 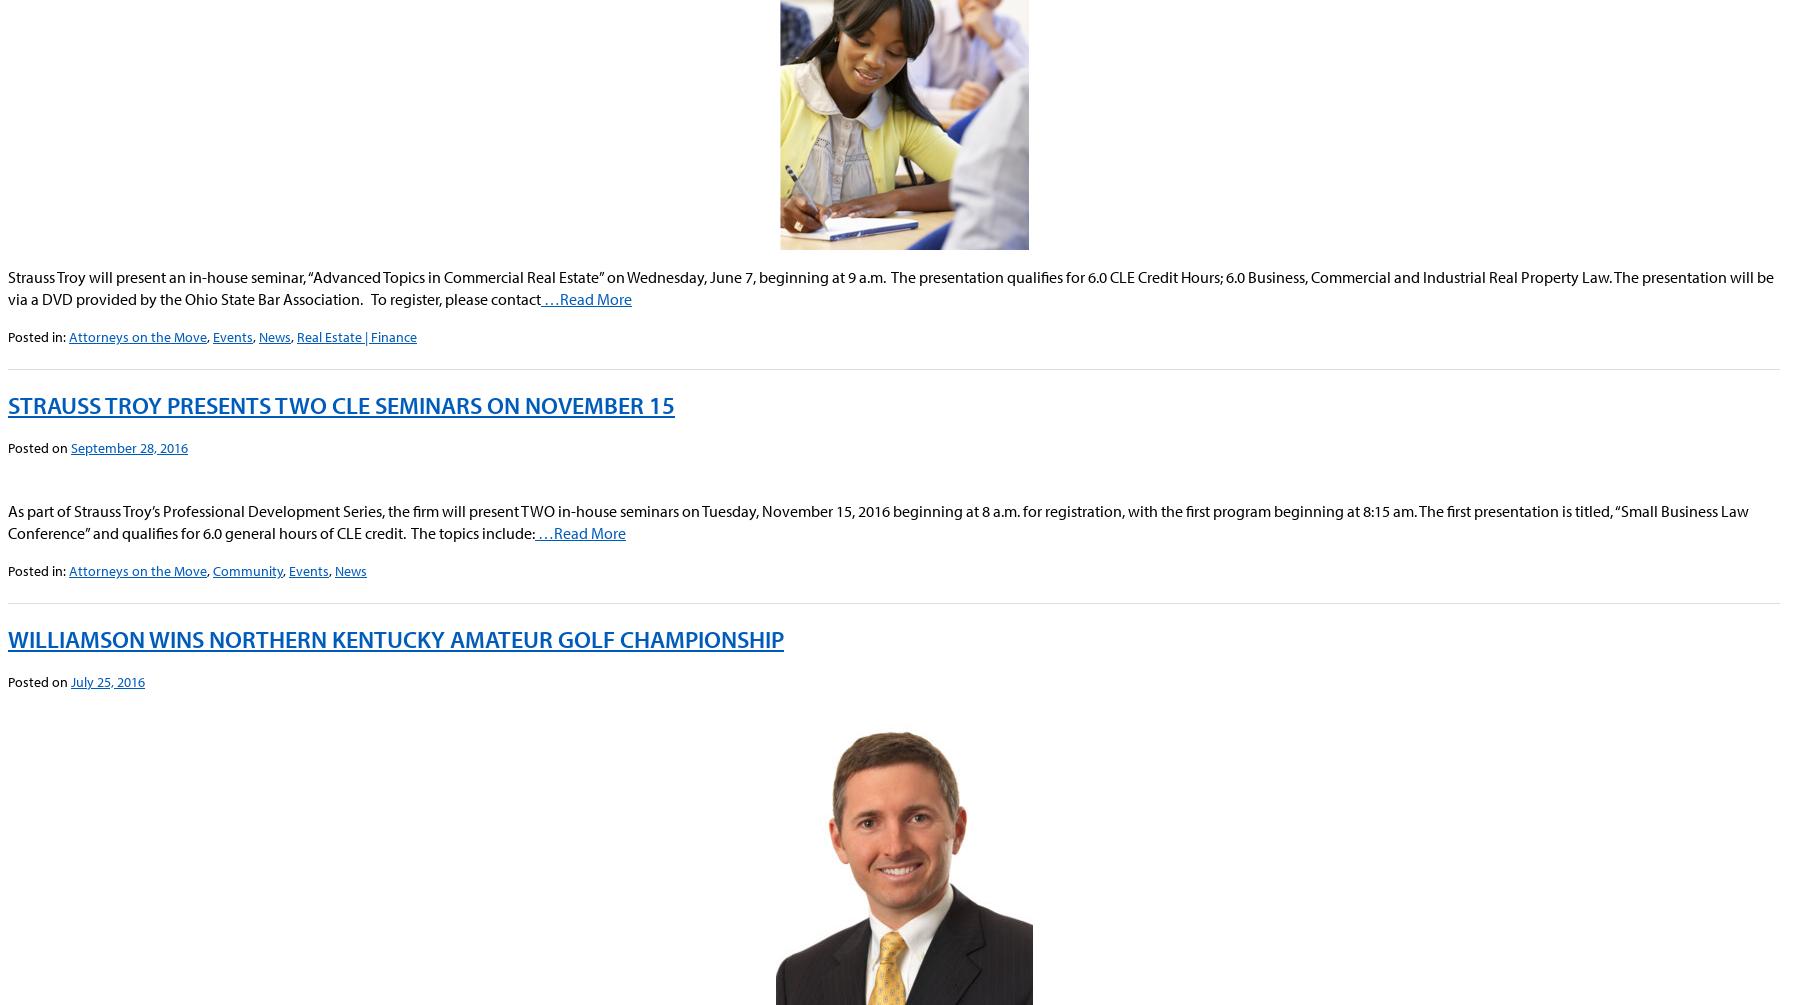 What do you see at coordinates (69, 680) in the screenshot?
I see `'July 25, 2016'` at bounding box center [69, 680].